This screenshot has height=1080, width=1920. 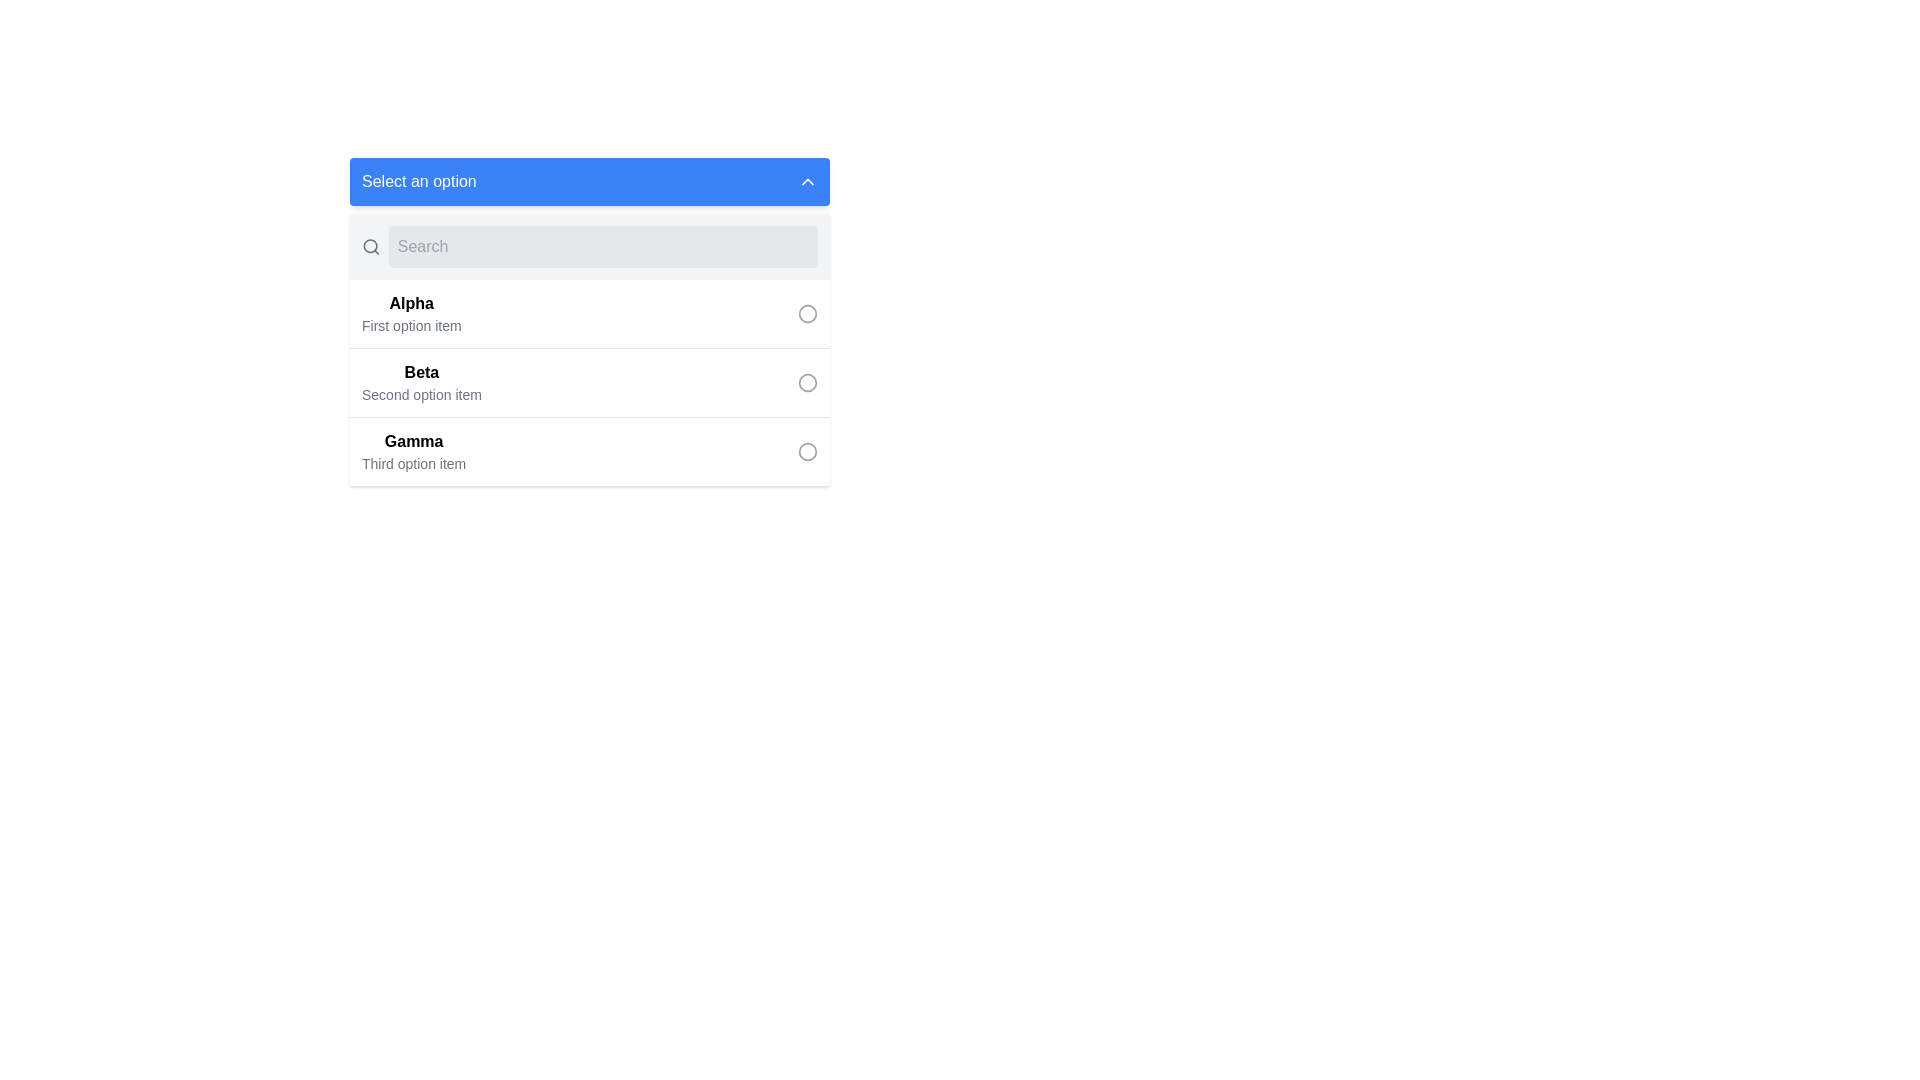 What do you see at coordinates (370, 245) in the screenshot?
I see `the SVG Circle element that represents the circular part of a search icon, located to the left of the search text input area in the dropdown interface` at bounding box center [370, 245].